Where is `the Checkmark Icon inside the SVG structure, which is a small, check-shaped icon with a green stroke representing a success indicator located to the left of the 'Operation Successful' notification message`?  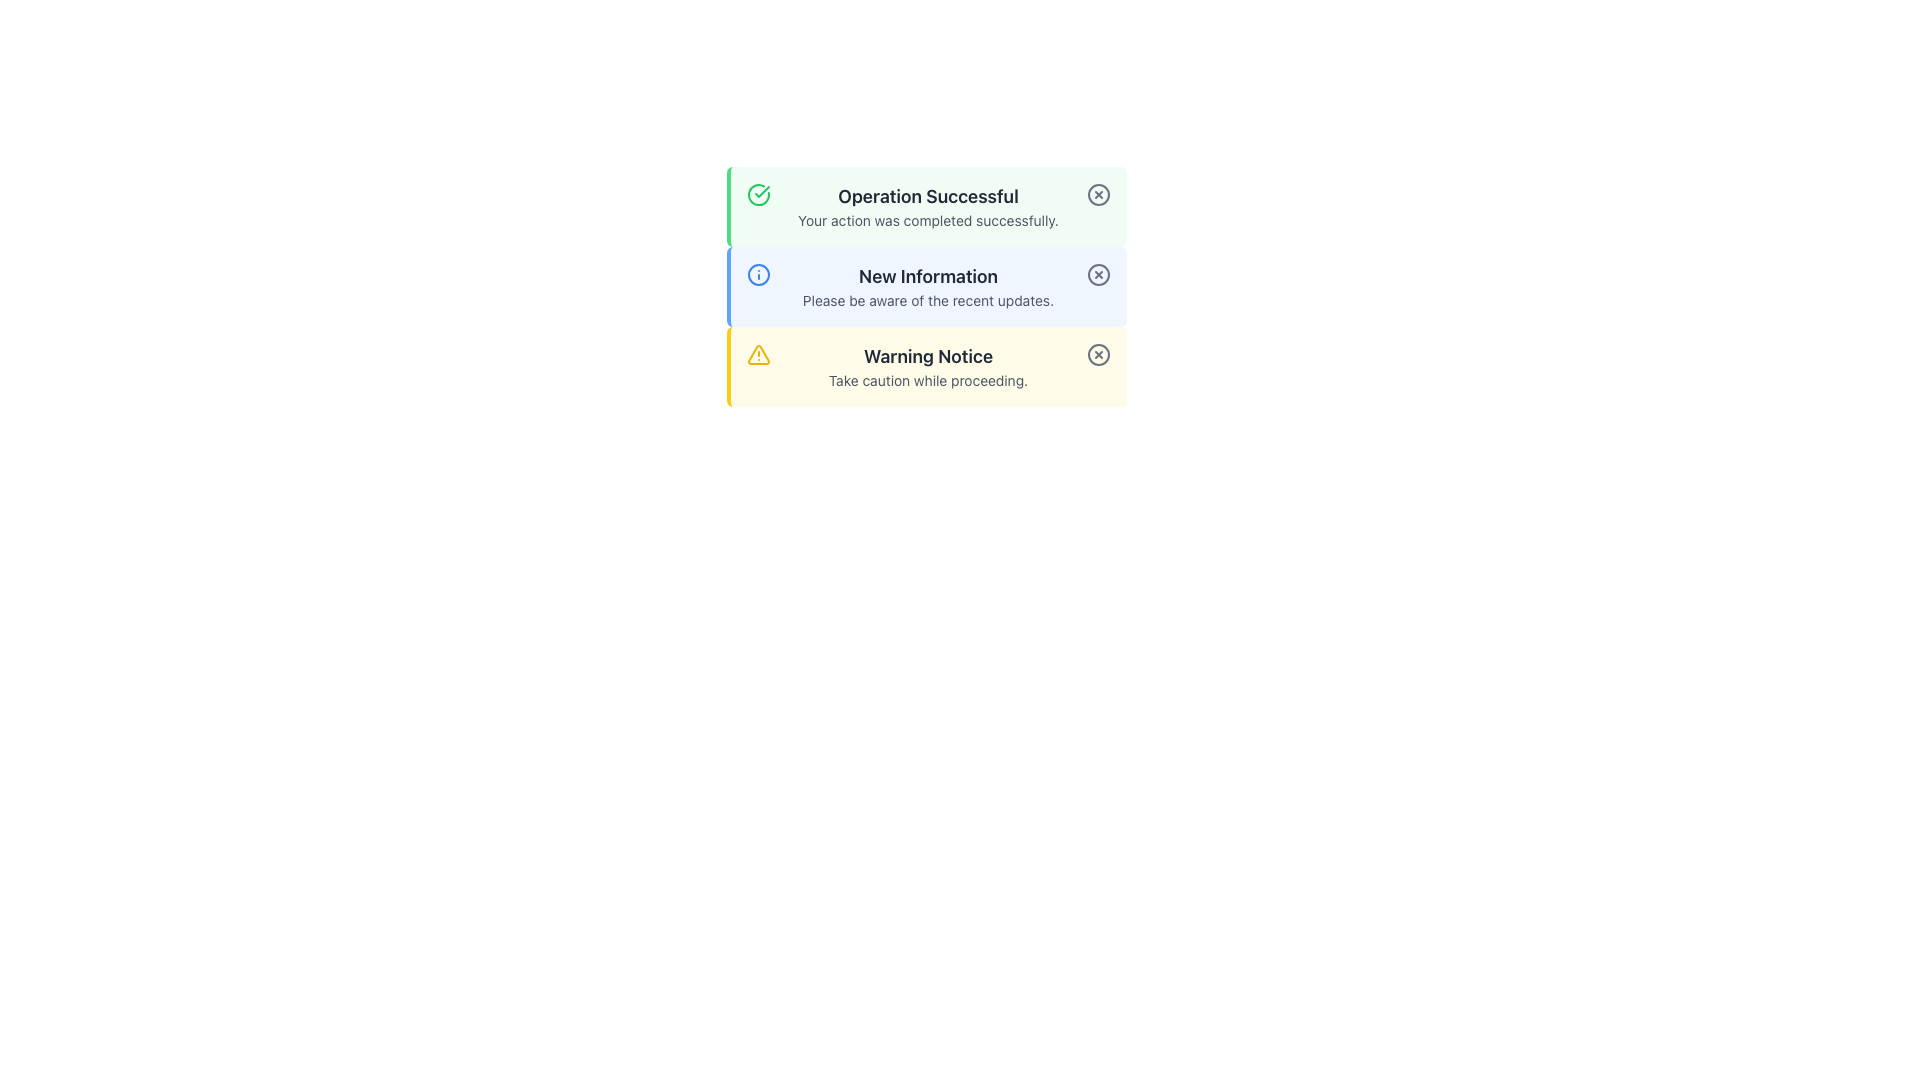 the Checkmark Icon inside the SVG structure, which is a small, check-shaped icon with a green stroke representing a success indicator located to the left of the 'Operation Successful' notification message is located at coordinates (761, 192).